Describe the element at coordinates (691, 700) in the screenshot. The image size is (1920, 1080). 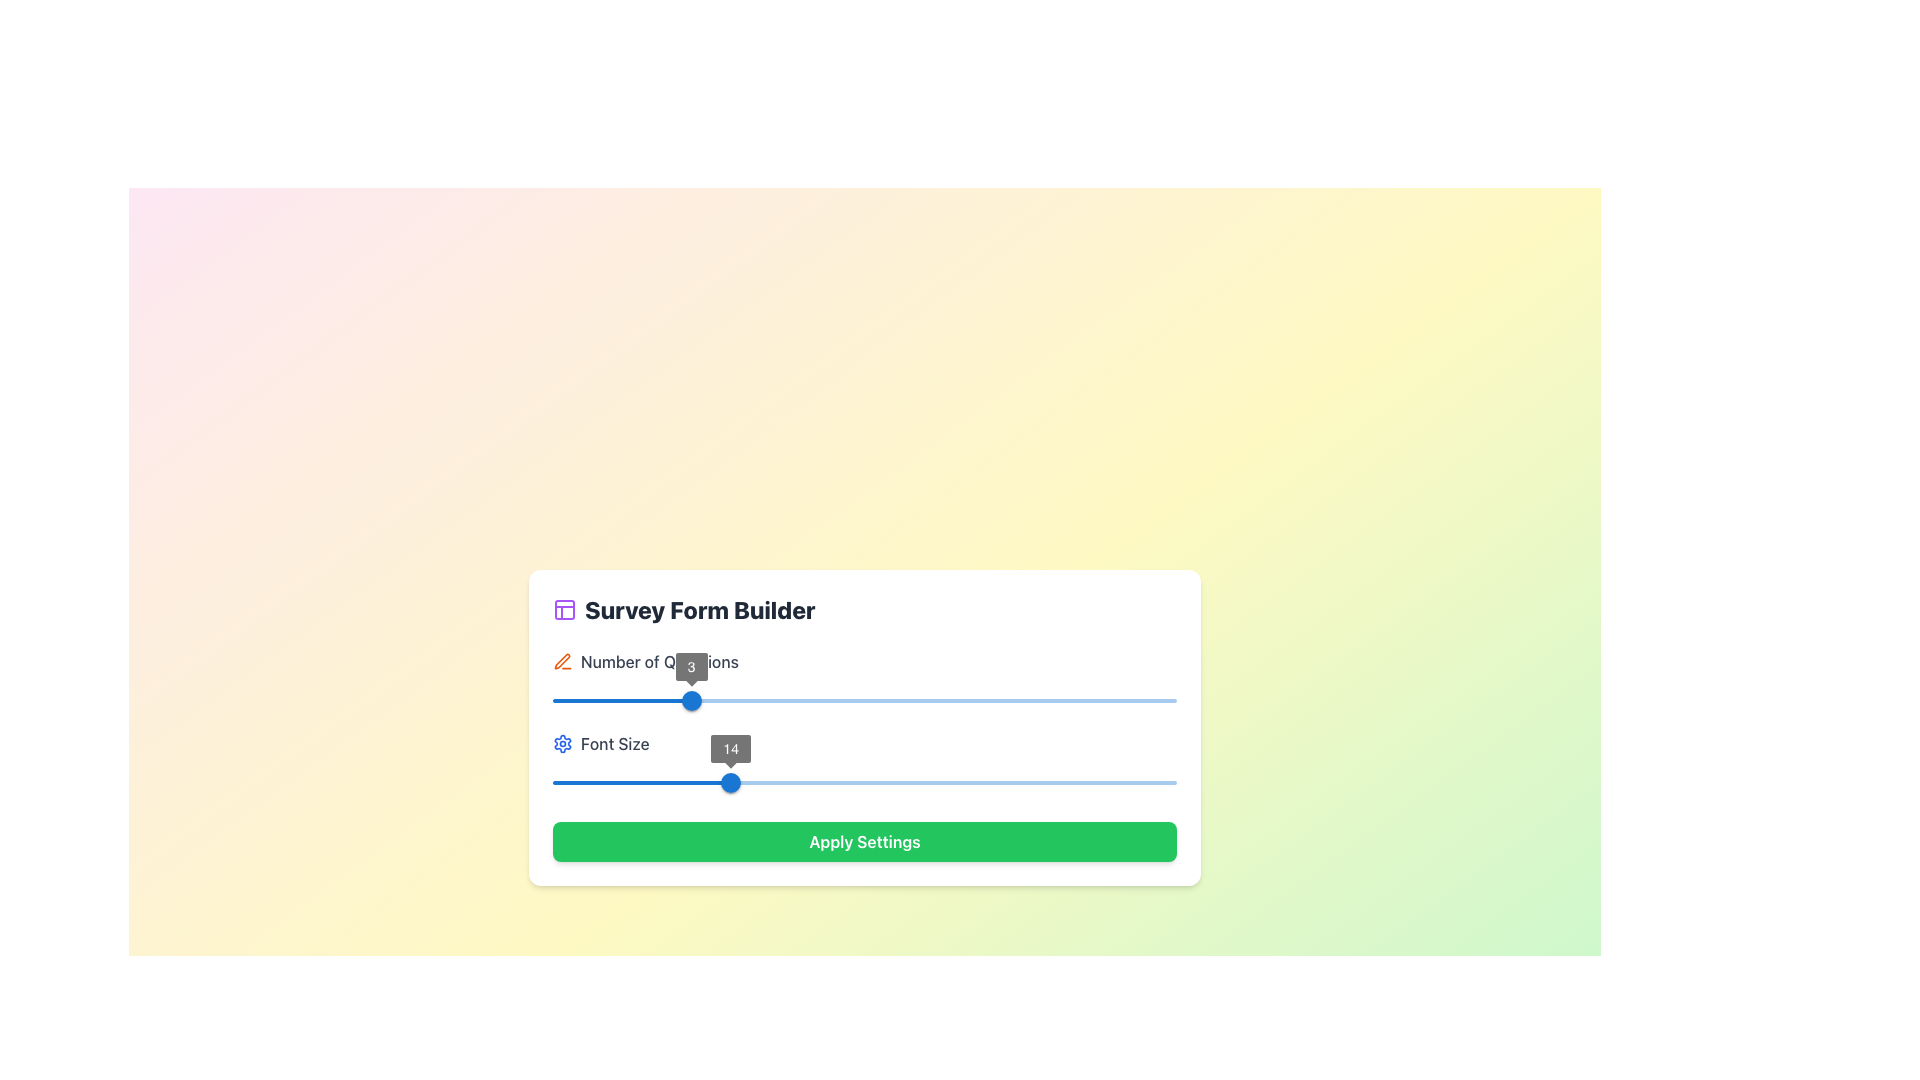
I see `the number of questions` at that location.